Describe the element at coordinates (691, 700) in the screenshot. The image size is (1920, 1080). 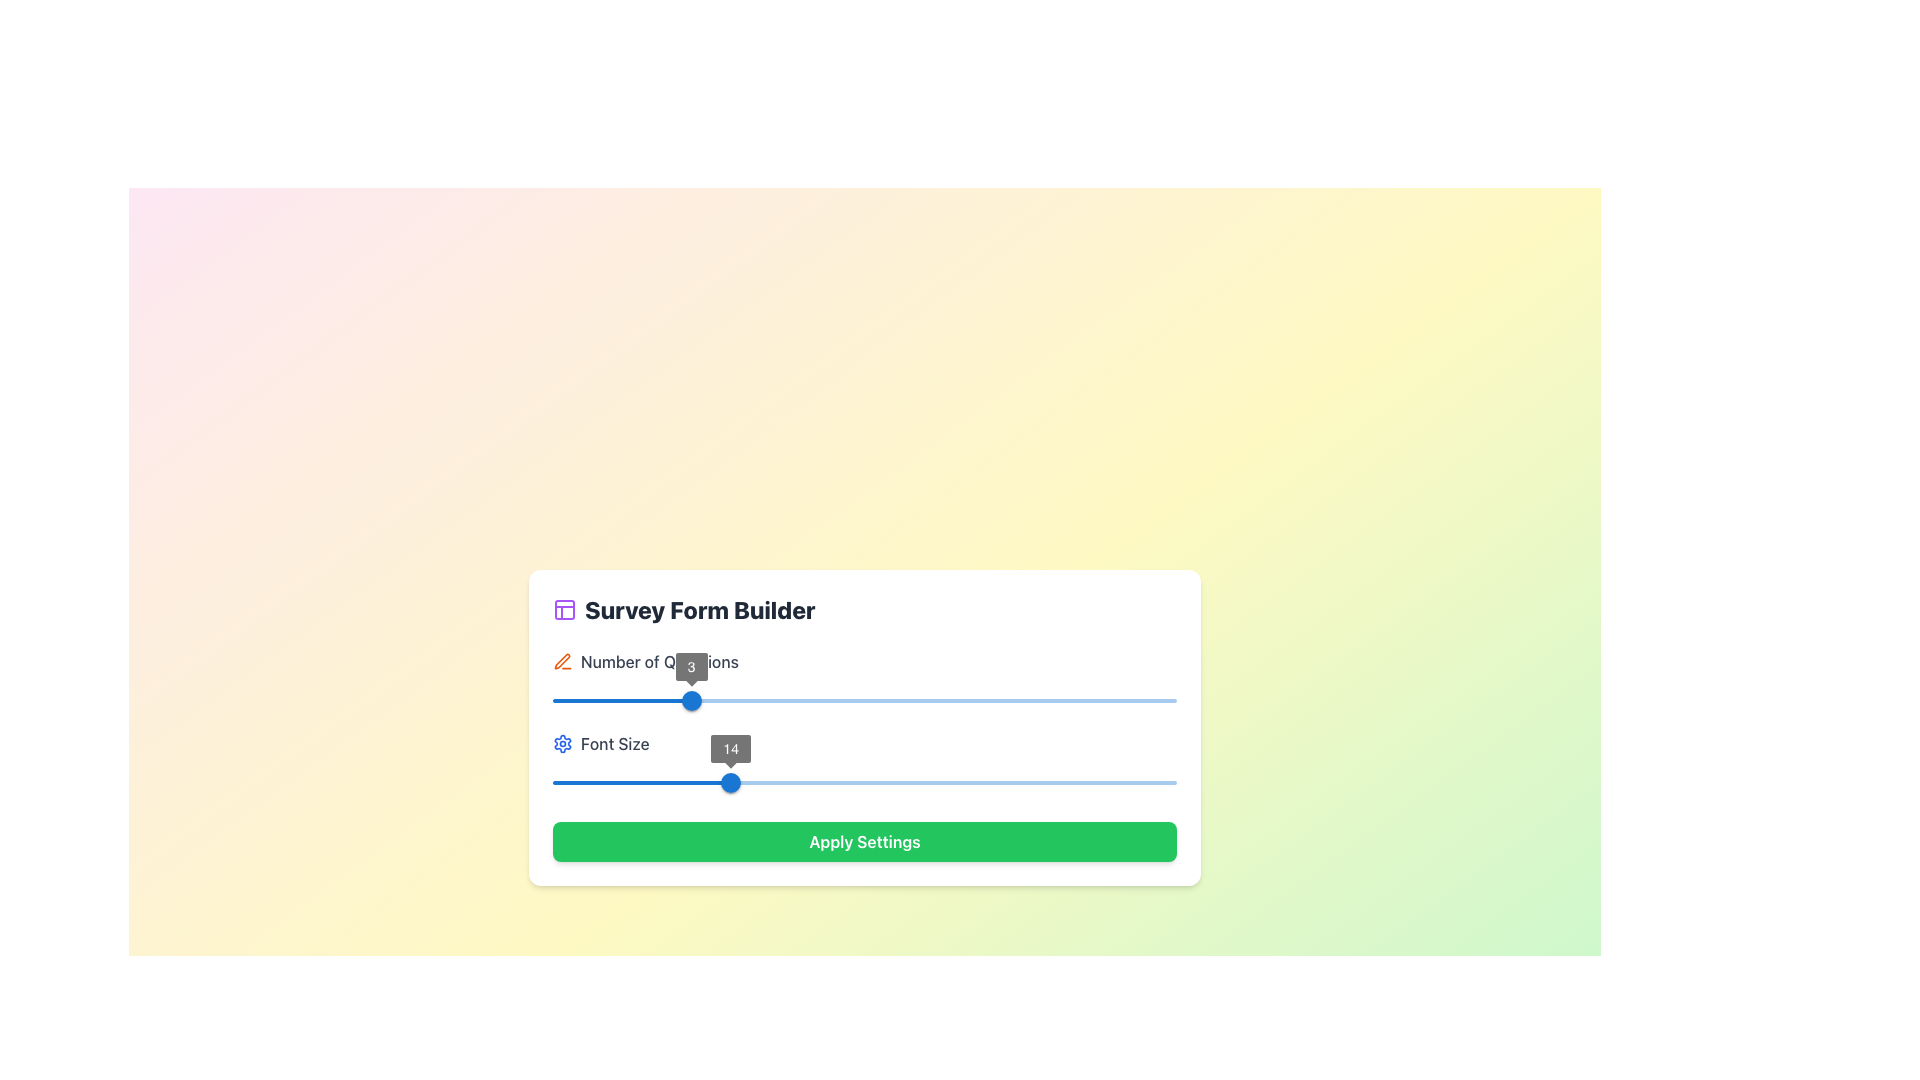
I see `the number of questions` at that location.